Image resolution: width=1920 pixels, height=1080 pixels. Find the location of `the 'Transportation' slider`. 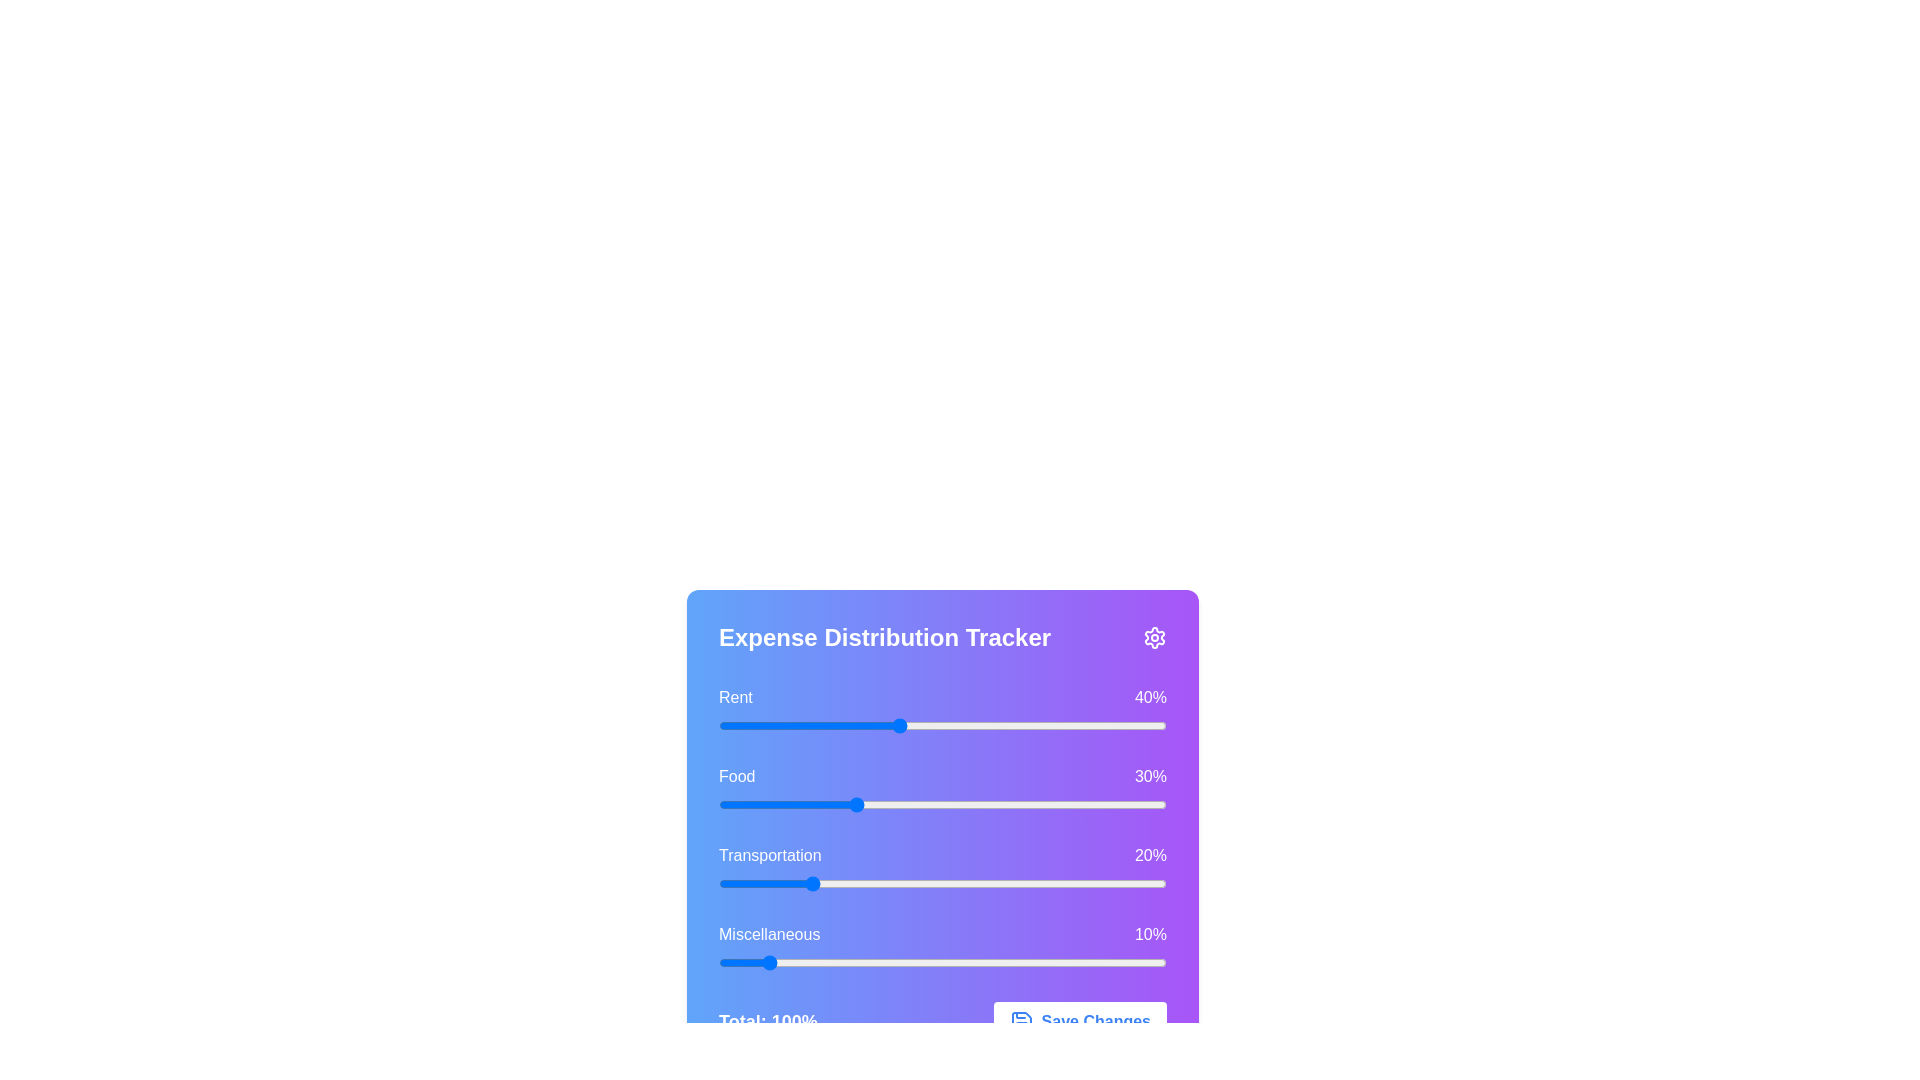

the 'Transportation' slider is located at coordinates (915, 882).